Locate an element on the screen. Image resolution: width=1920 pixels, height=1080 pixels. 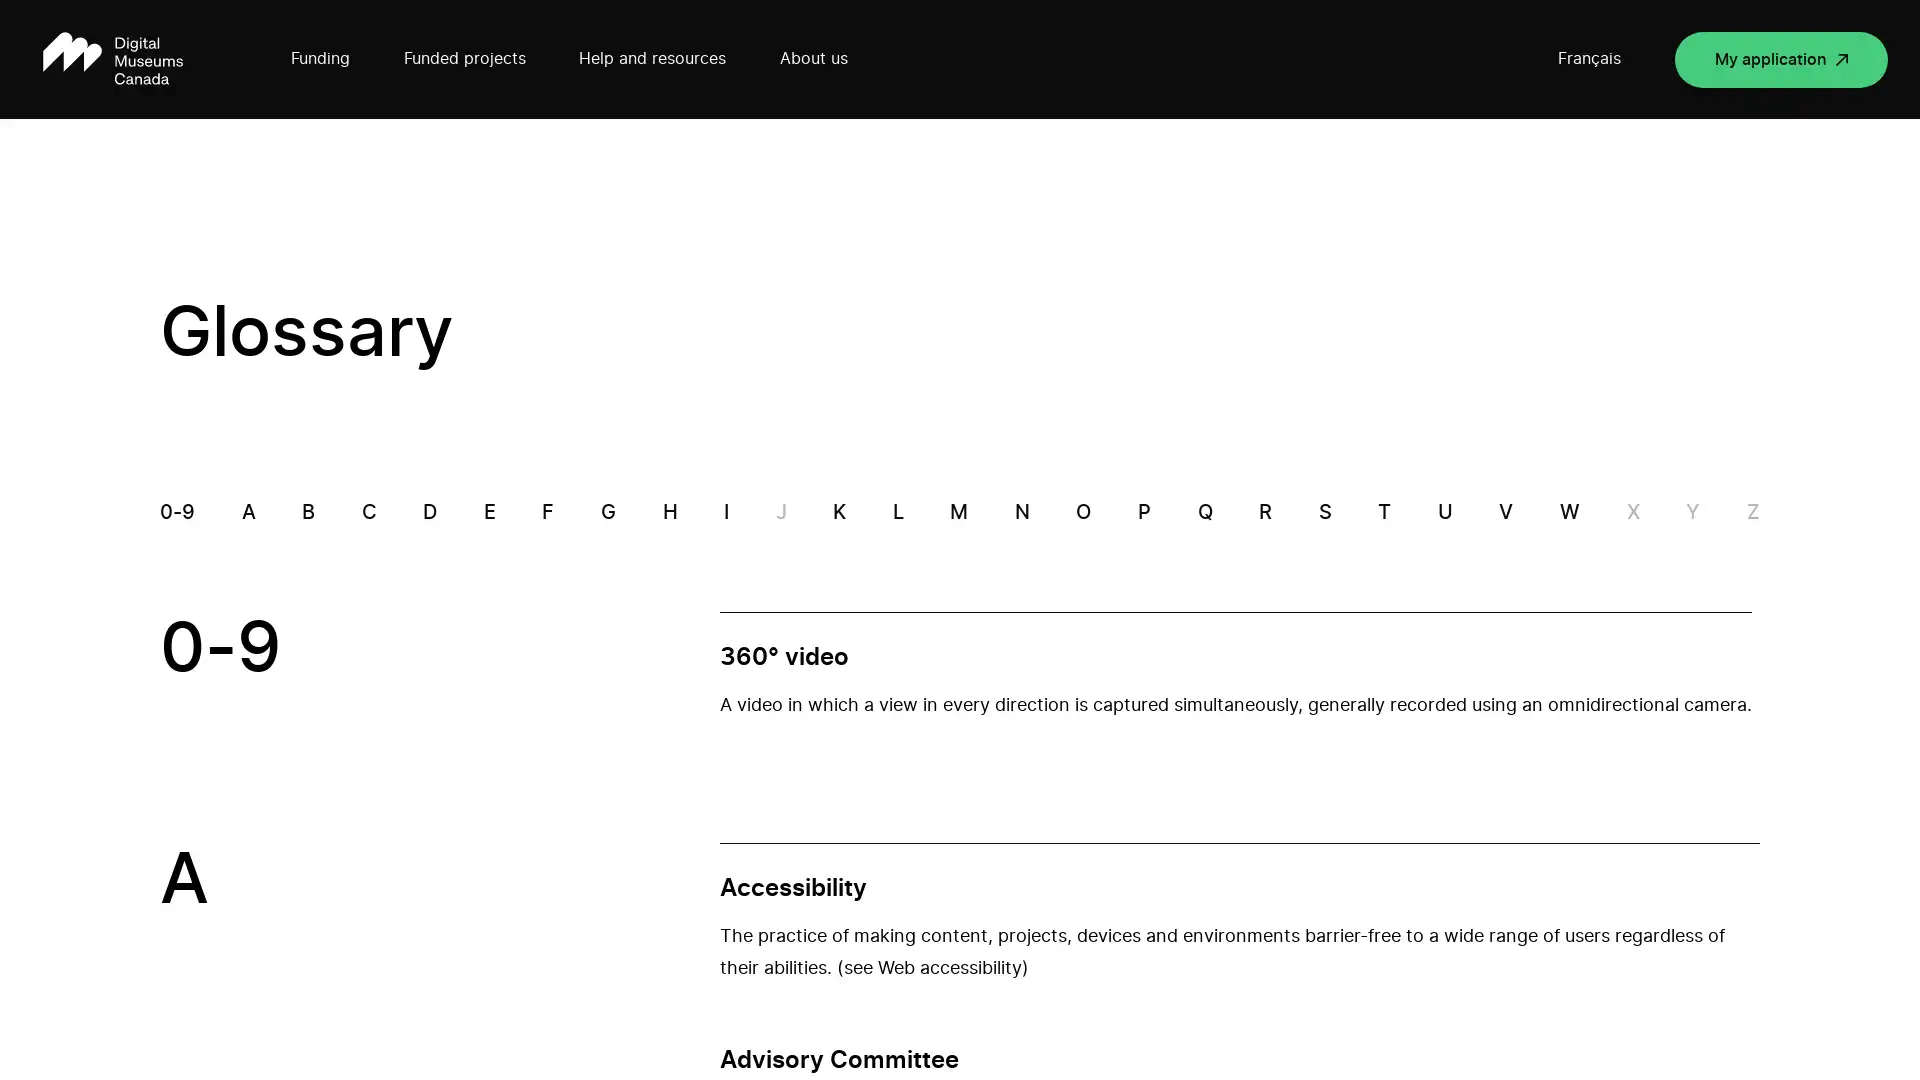
0-9 is located at coordinates (177, 512).